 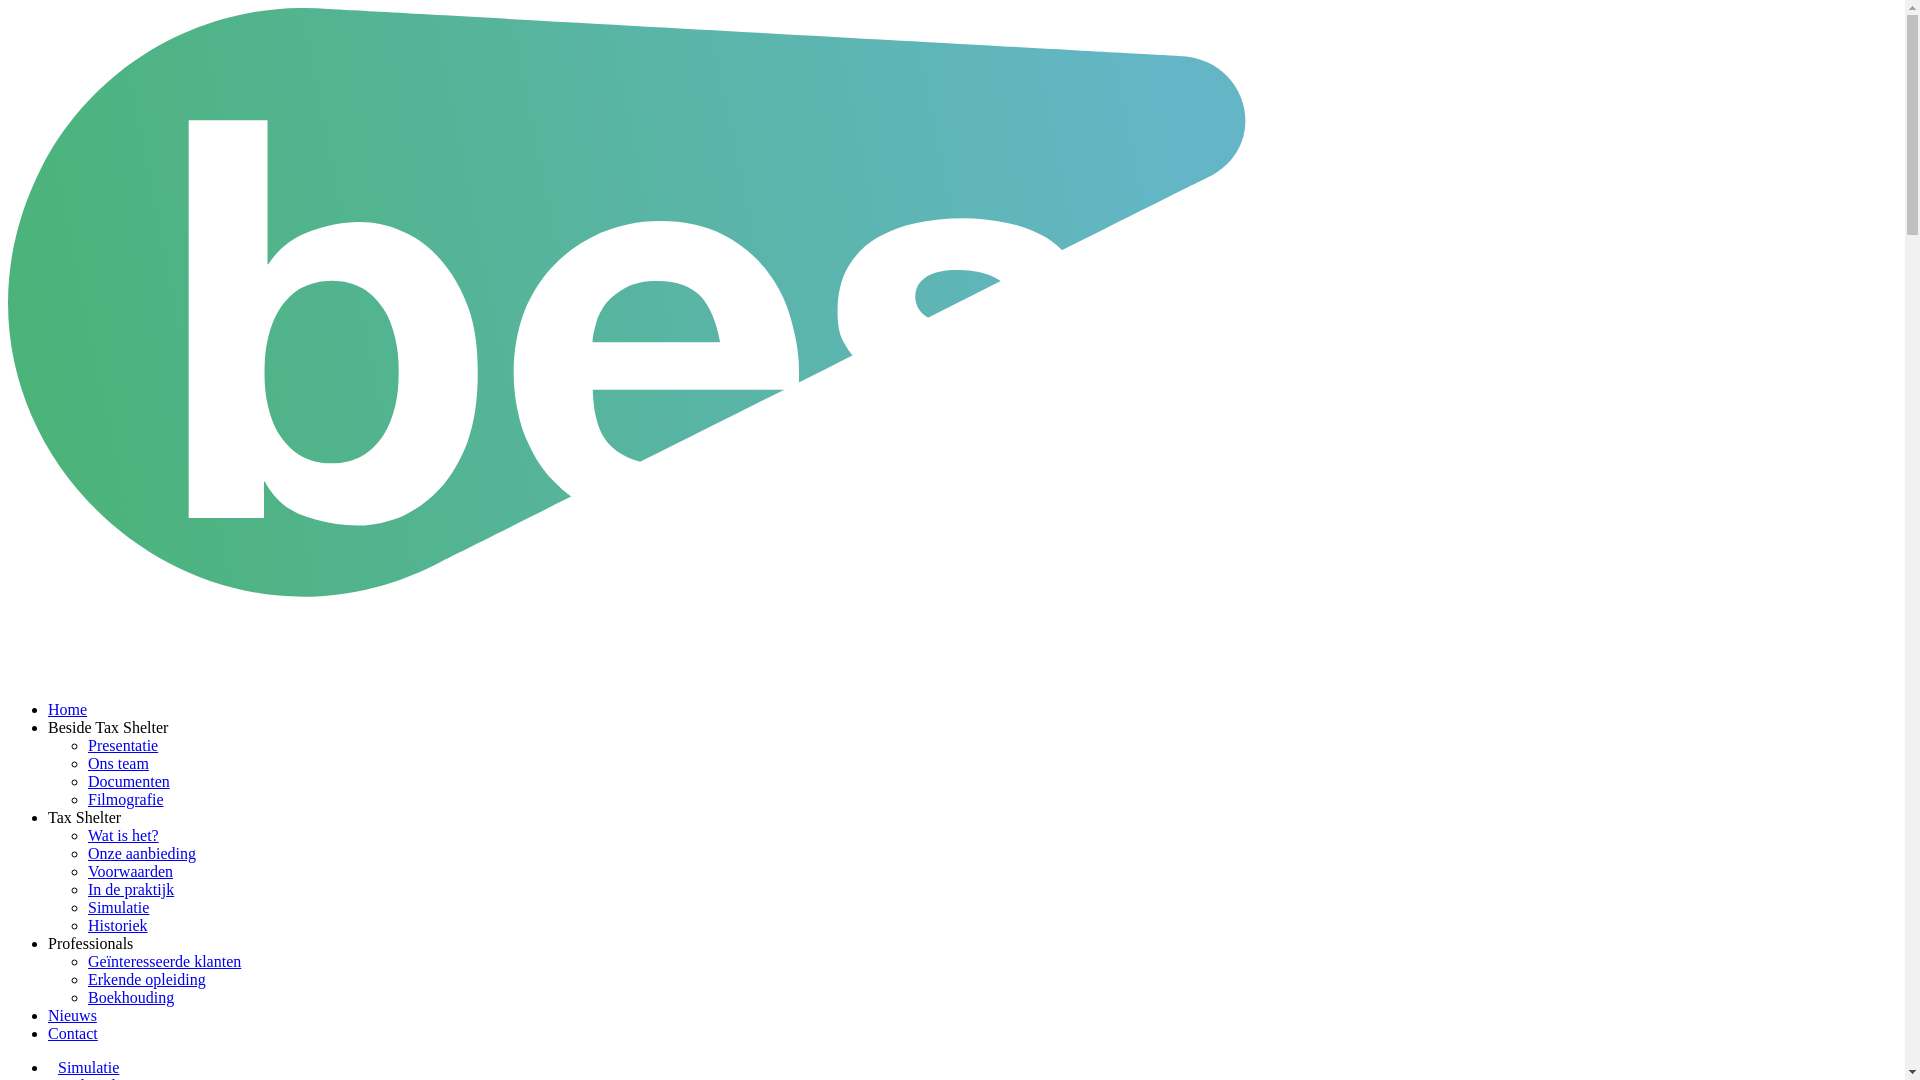 I want to click on 'Boekhouding', so click(x=129, y=997).